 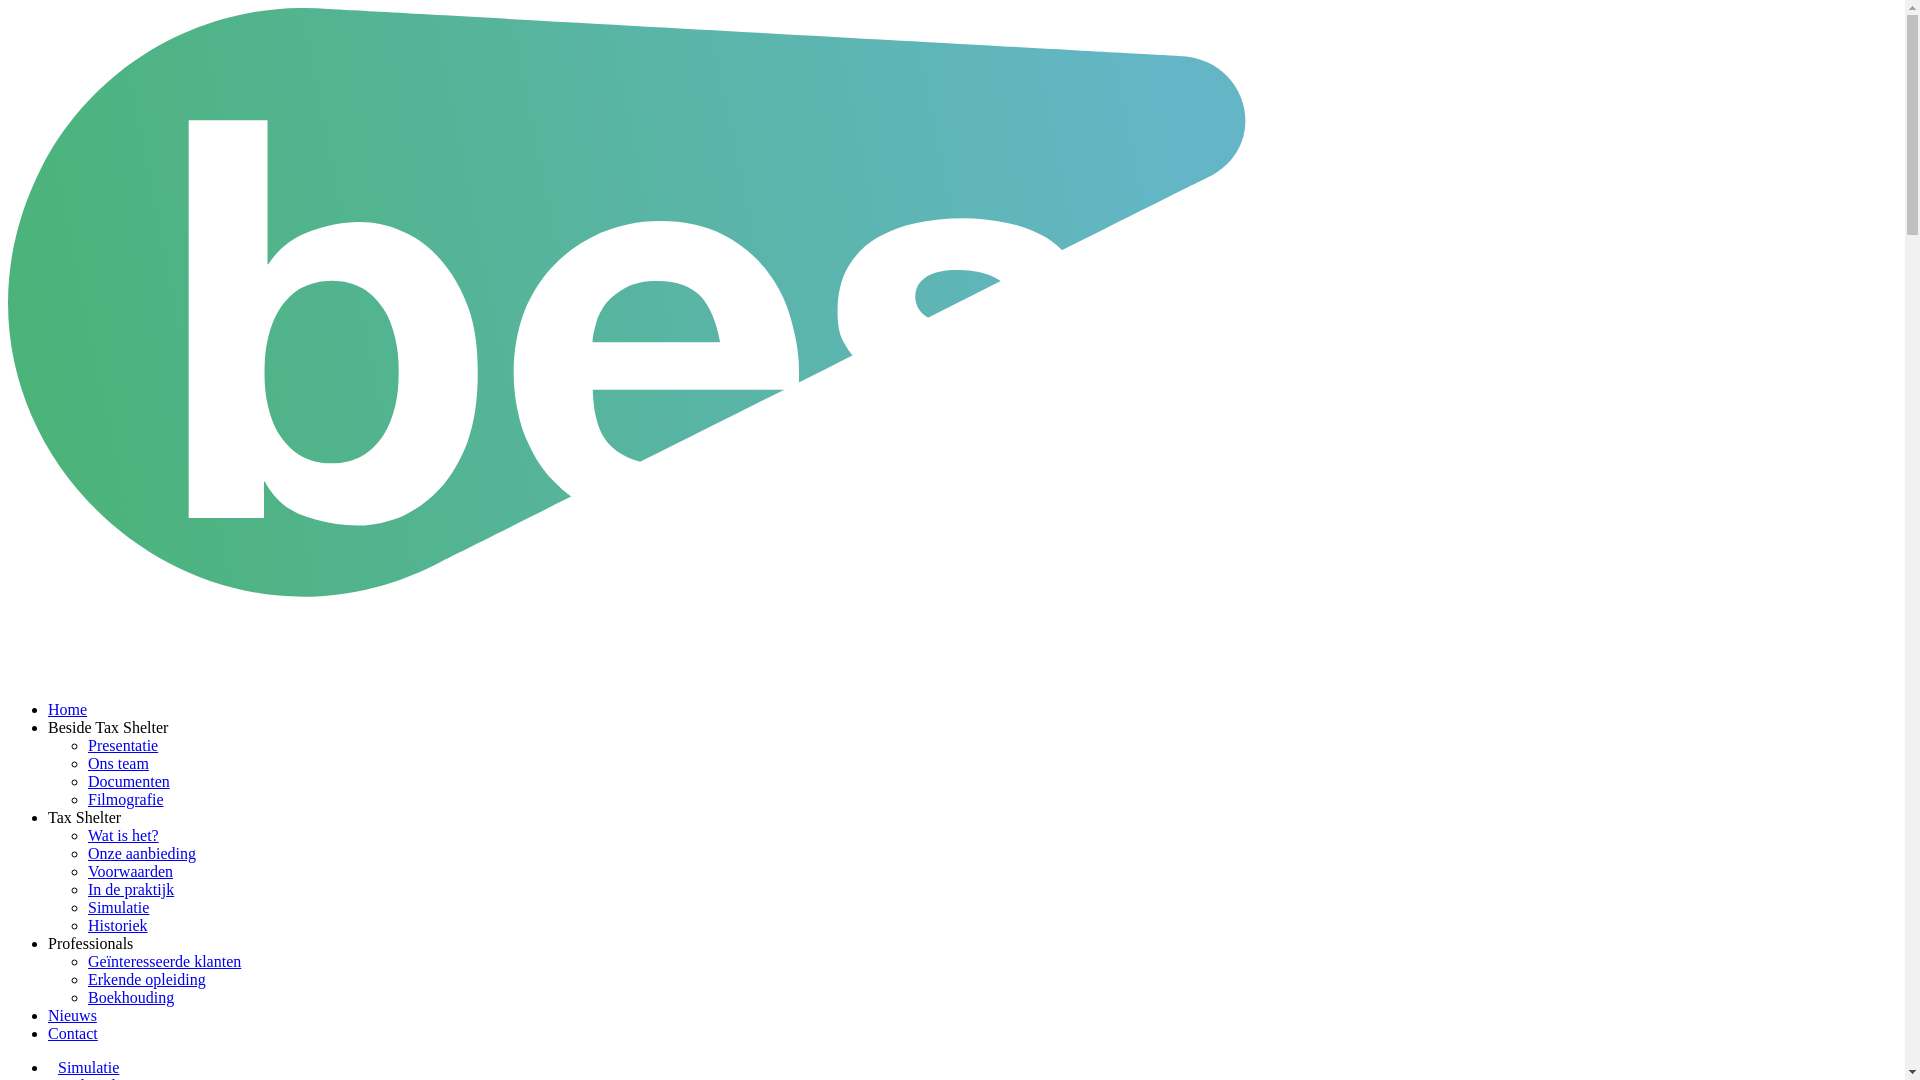 I want to click on 'Boekhouding', so click(x=129, y=997).